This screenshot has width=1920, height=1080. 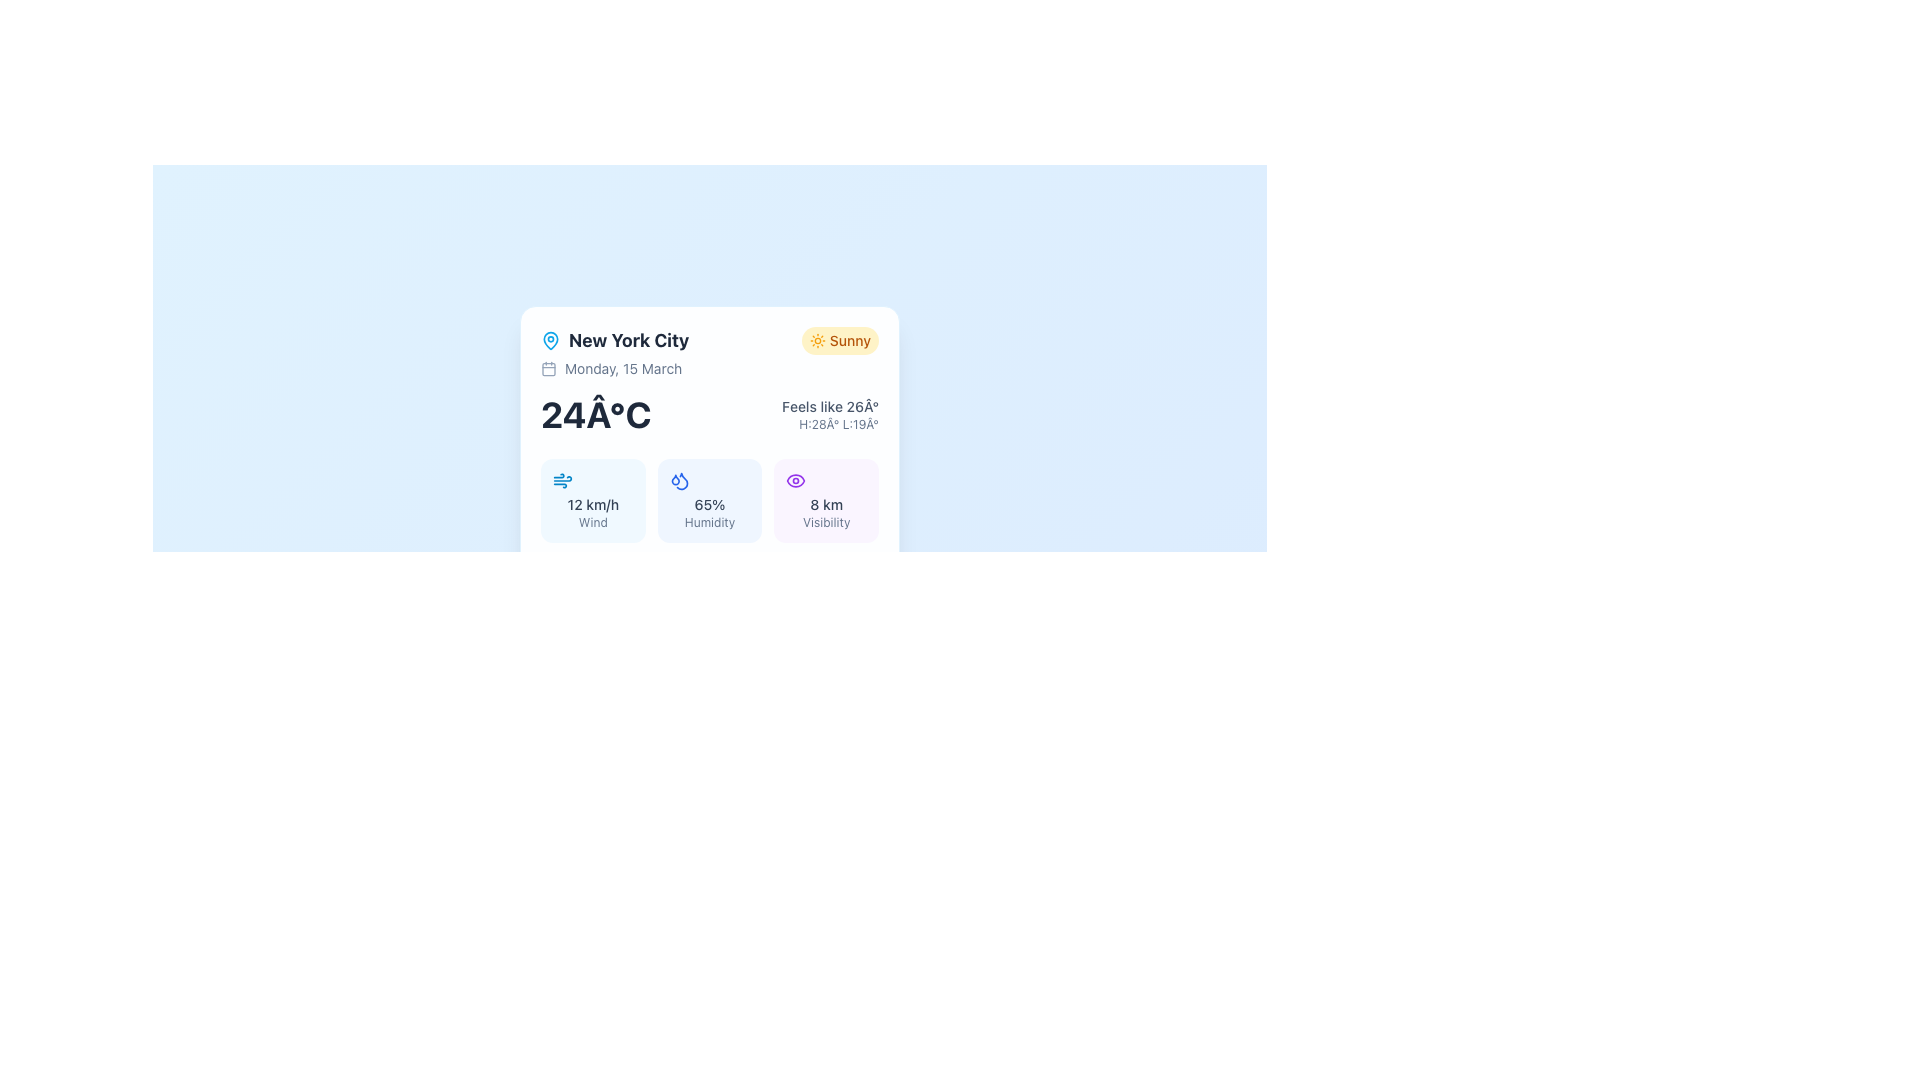 What do you see at coordinates (710, 522) in the screenshot?
I see `text from the Text Label that describes the numerical value of humidity, which is located below the '65%' text in a blue card` at bounding box center [710, 522].